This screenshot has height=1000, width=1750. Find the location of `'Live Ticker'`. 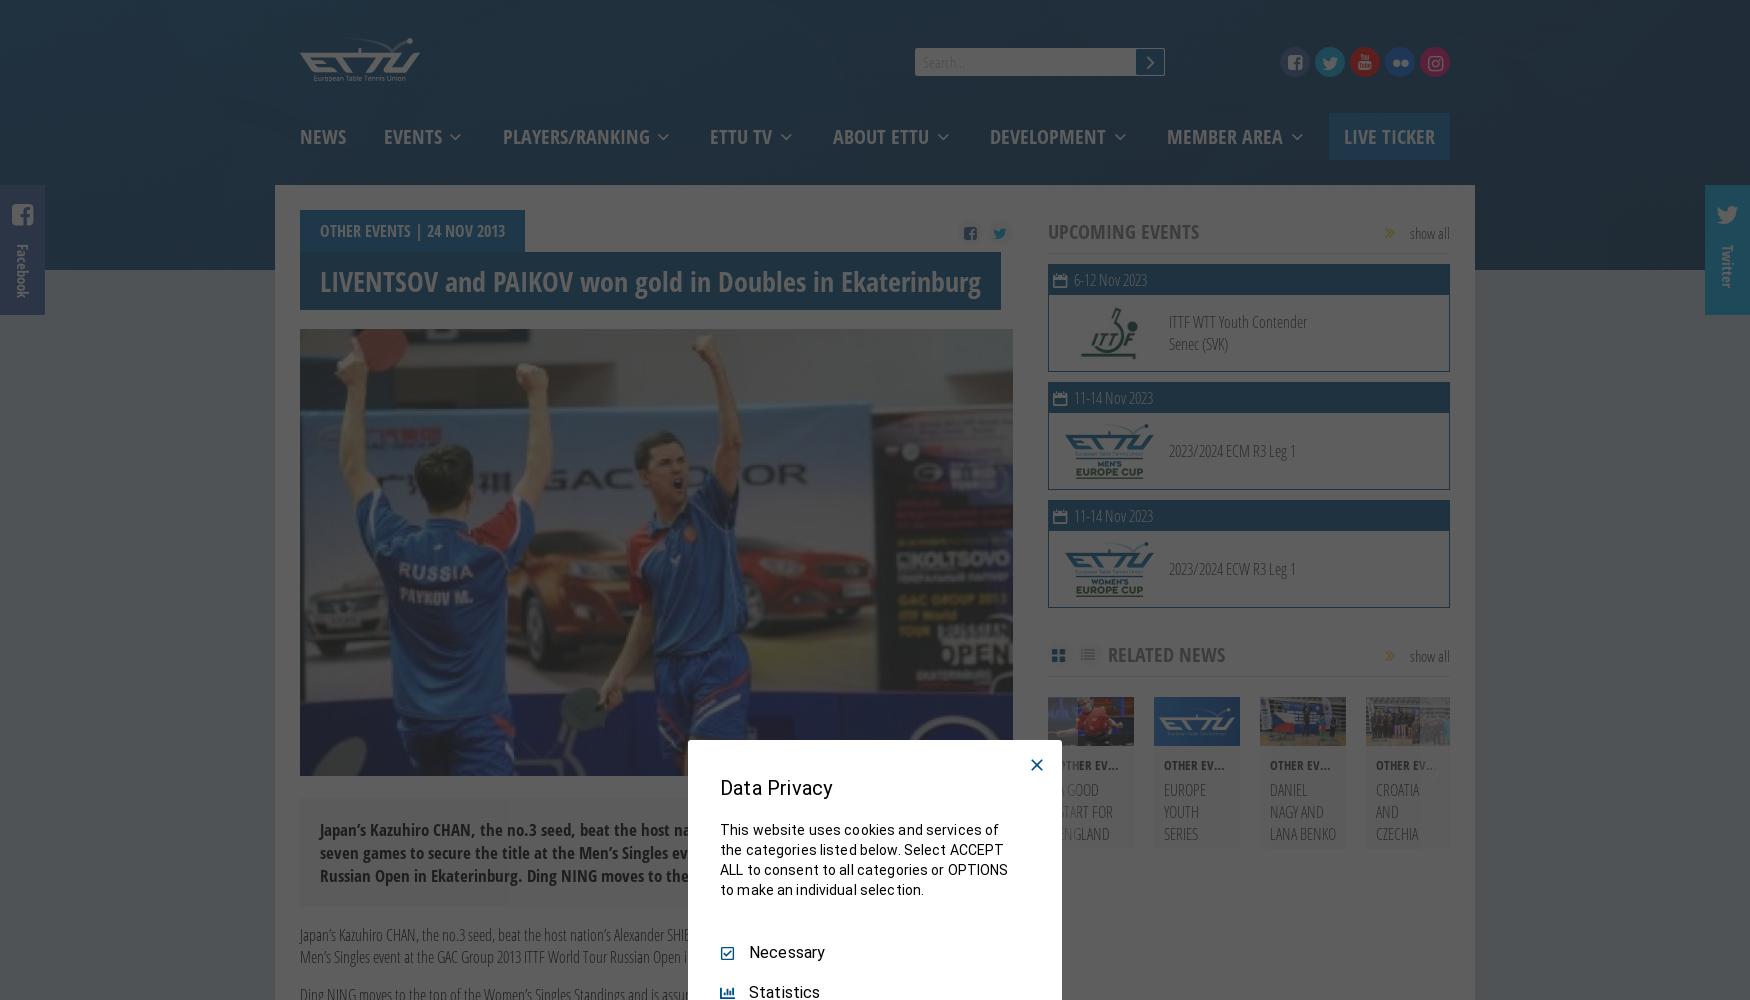

'Live Ticker' is located at coordinates (1387, 136).